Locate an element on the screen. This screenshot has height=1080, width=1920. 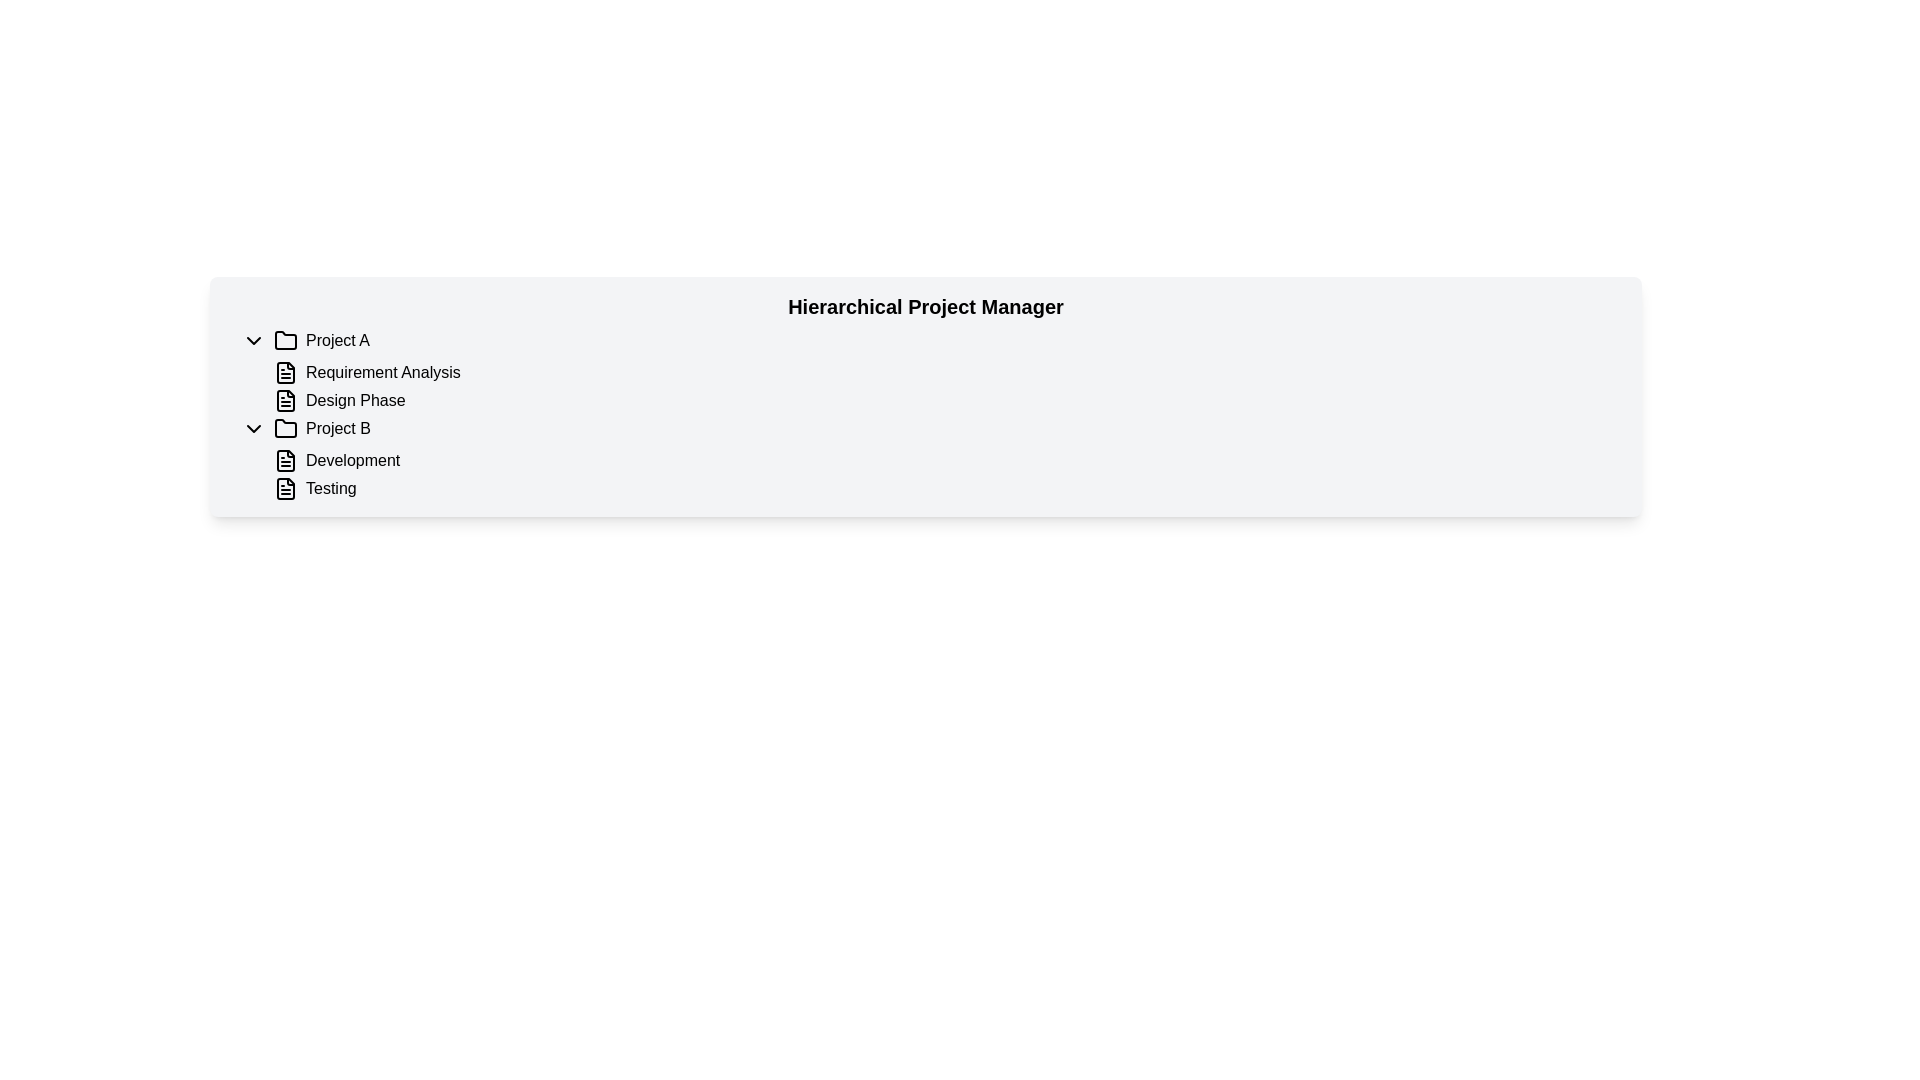
the text label representing 'Project A', which is located in the upper region of a hierarchical list interface, positioned after a folder icon is located at coordinates (338, 339).